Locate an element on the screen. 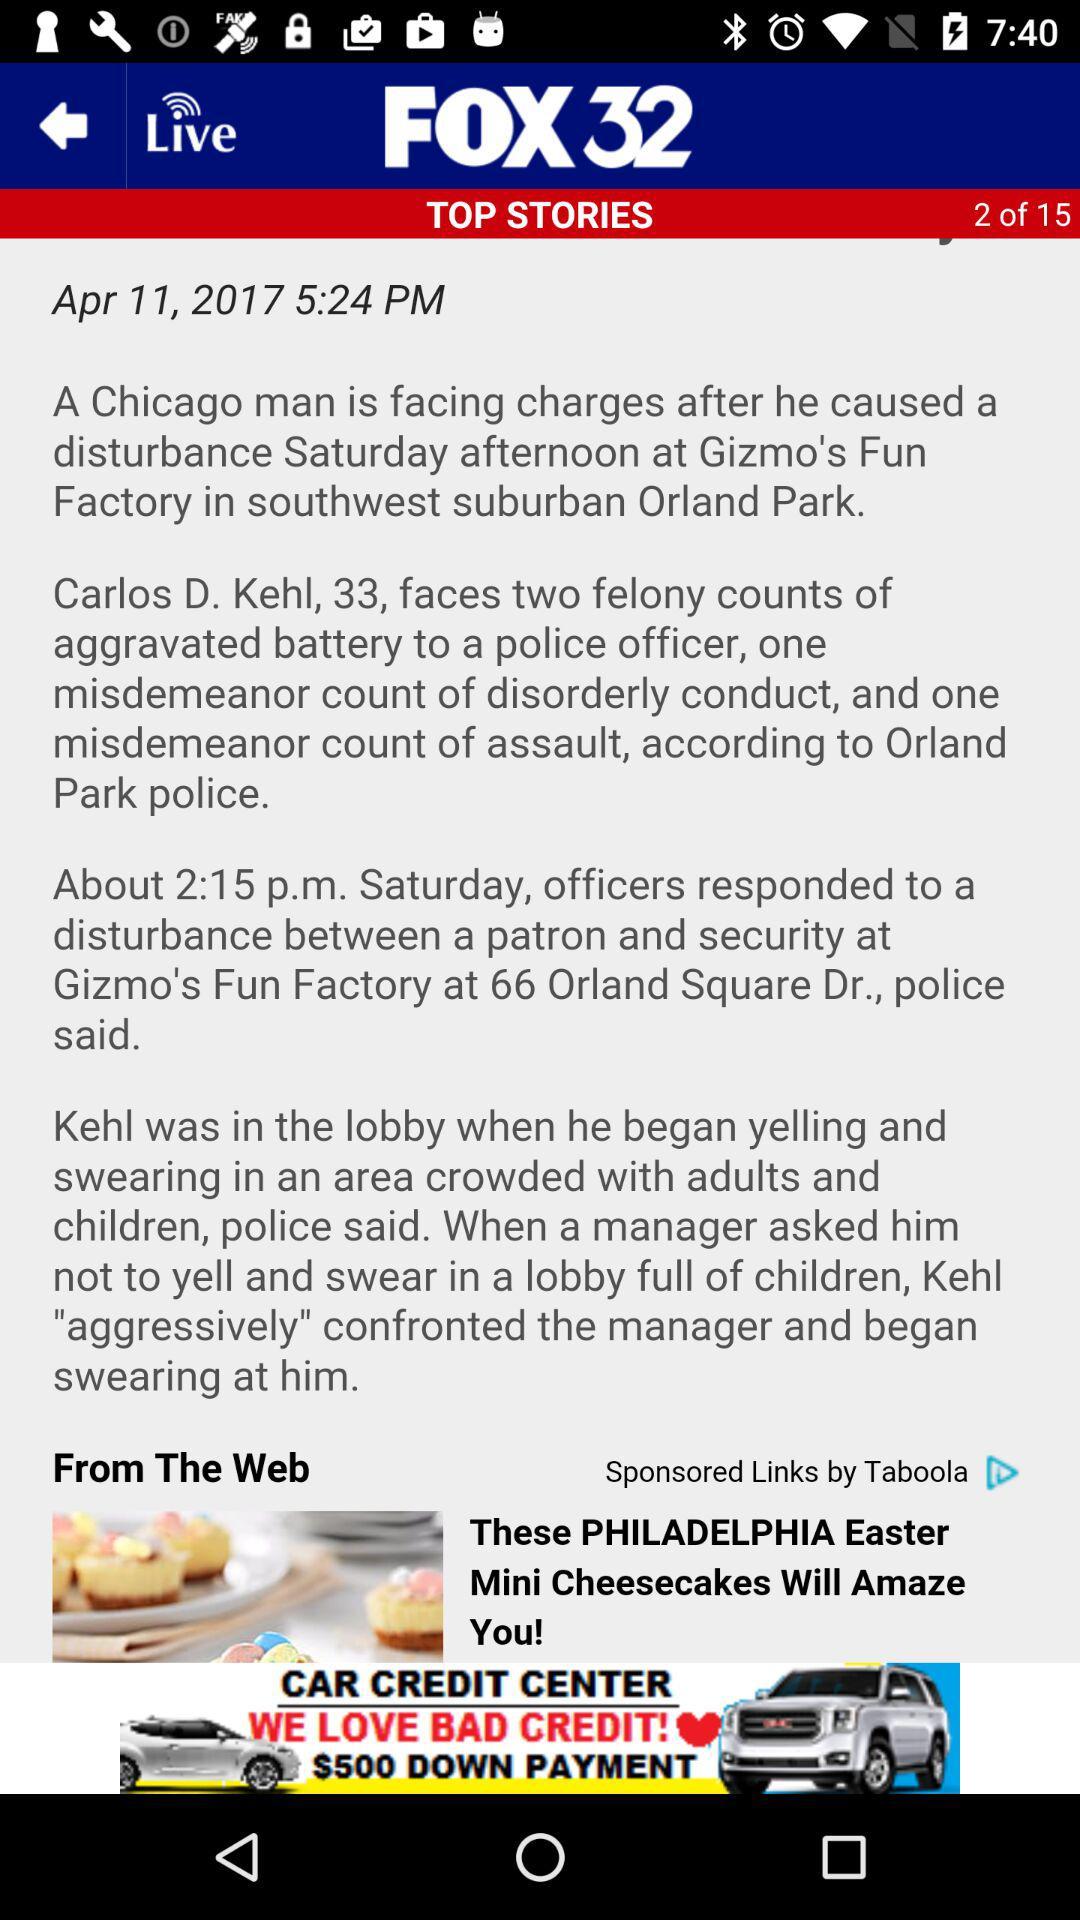 The height and width of the screenshot is (1920, 1080). the arrow_backward icon is located at coordinates (61, 124).